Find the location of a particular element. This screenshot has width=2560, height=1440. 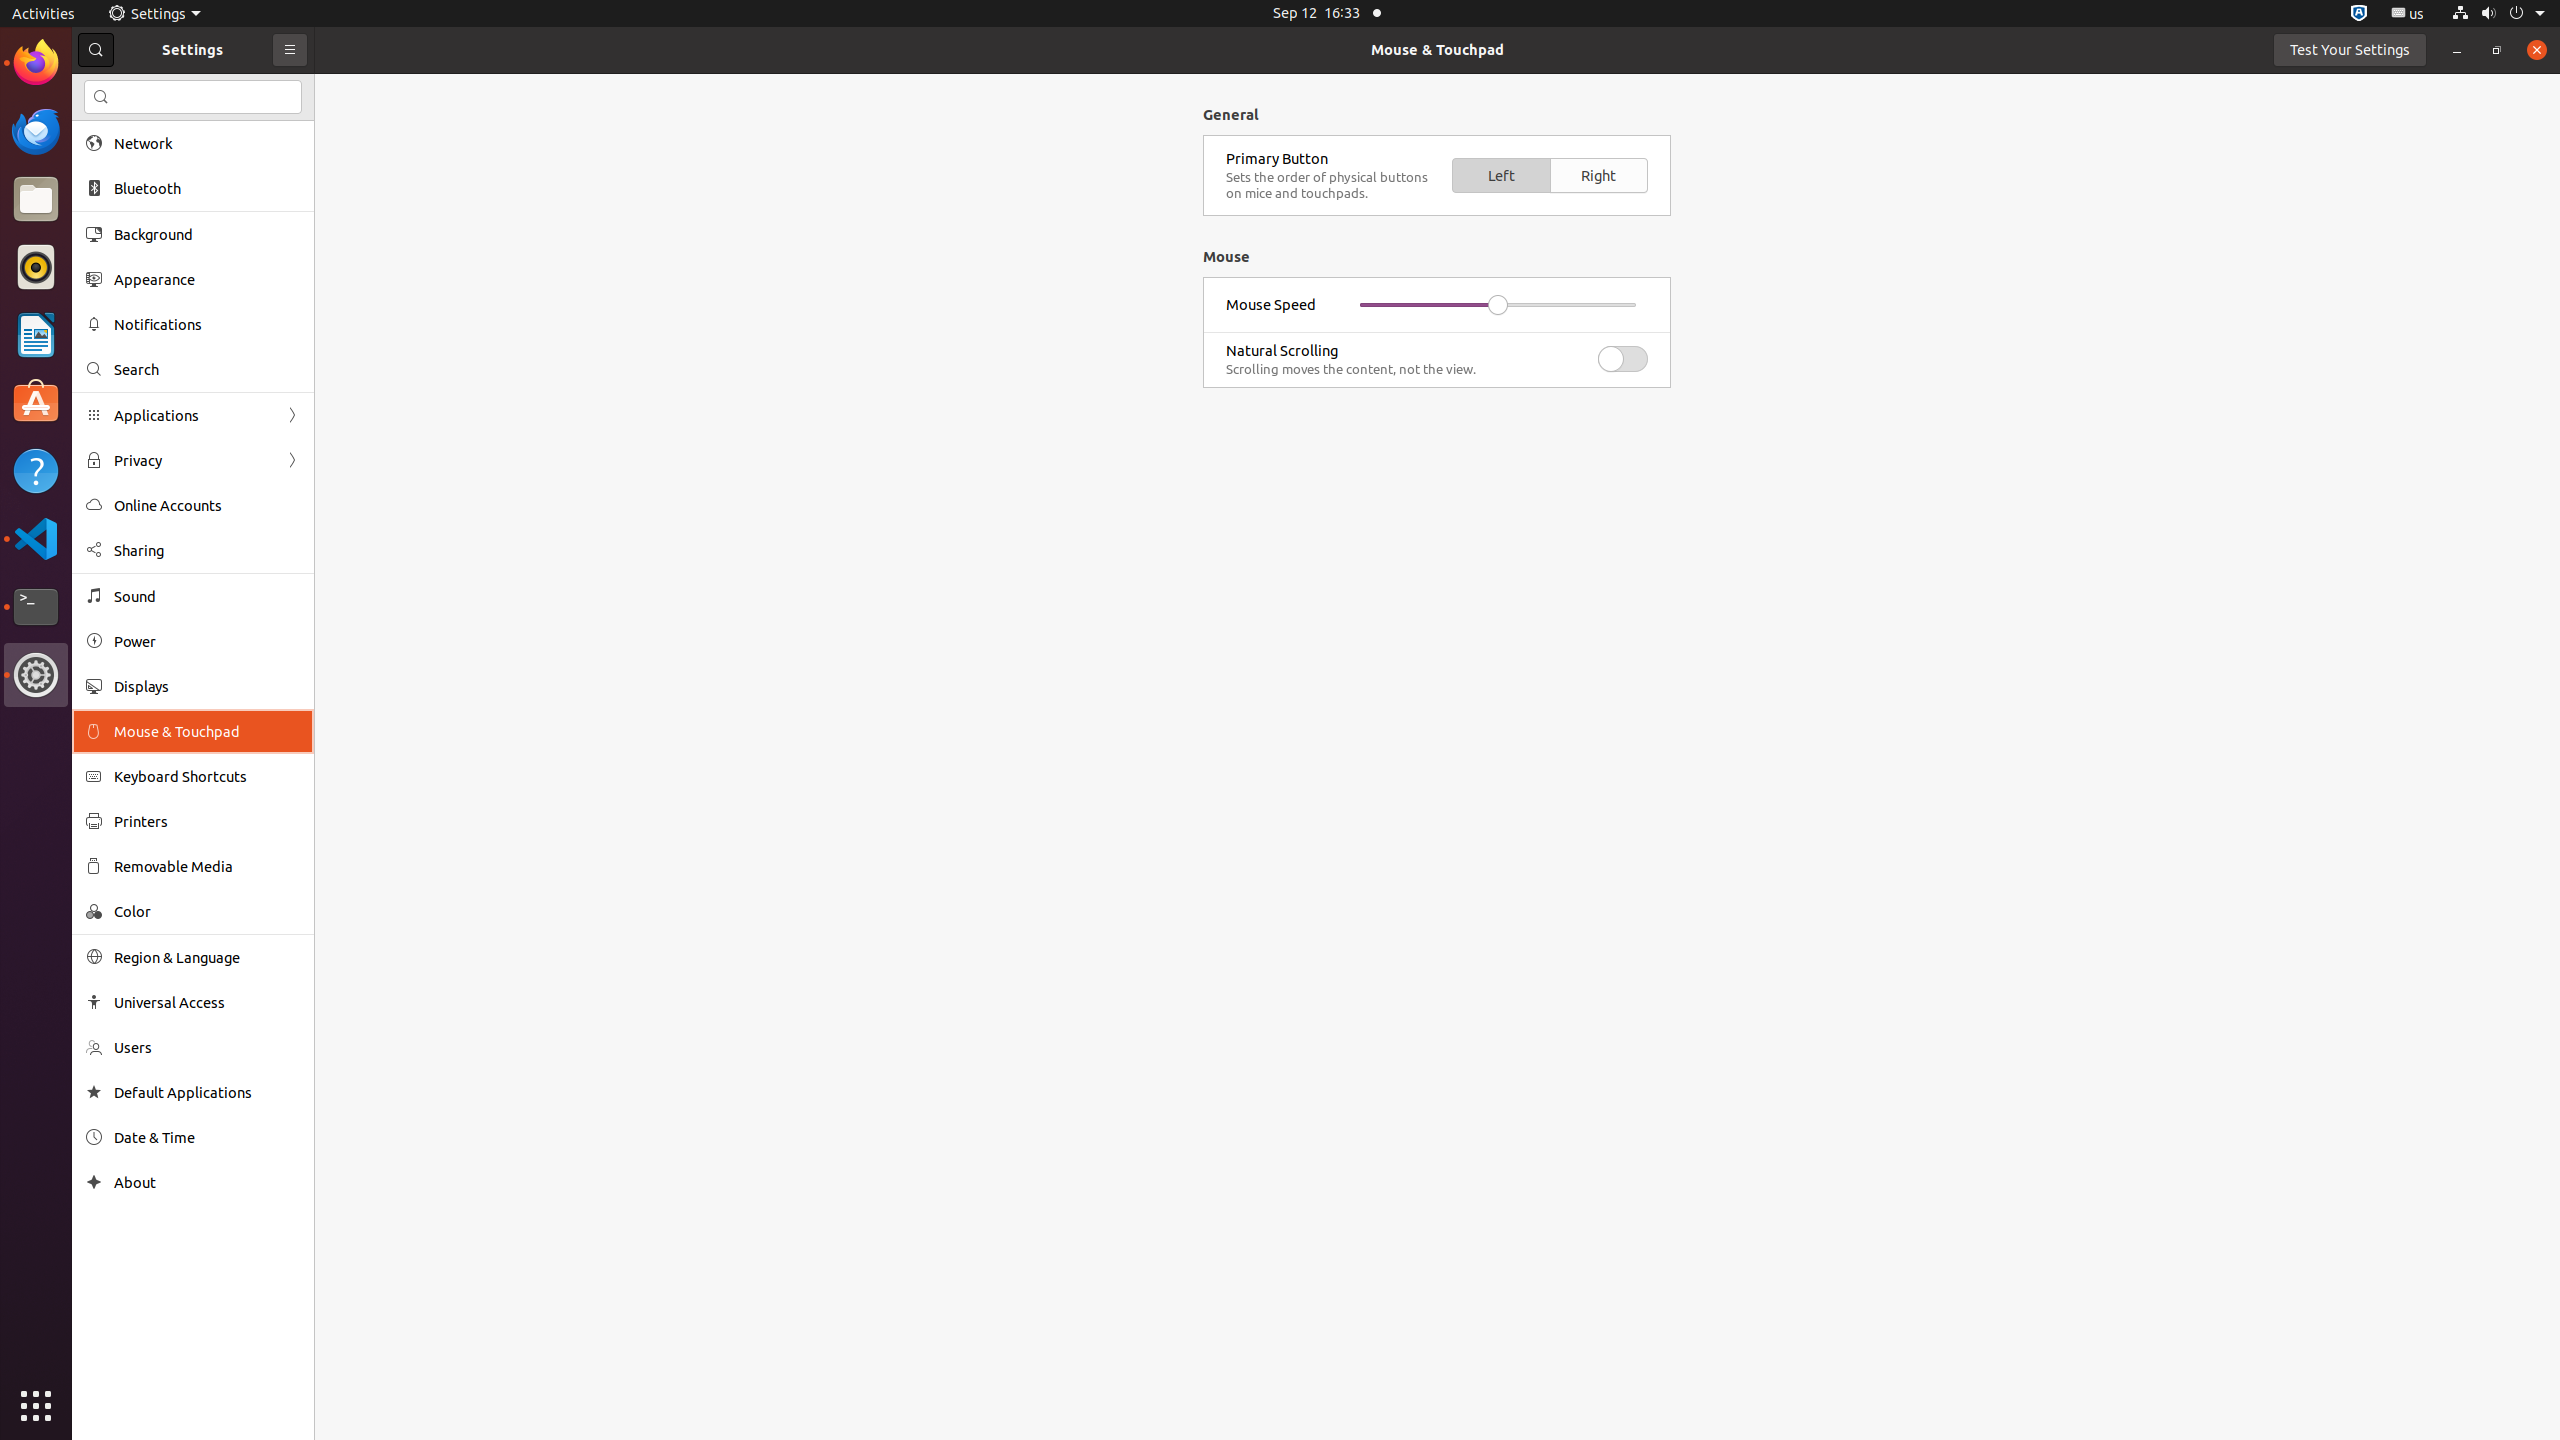

'Power' is located at coordinates (207, 640).